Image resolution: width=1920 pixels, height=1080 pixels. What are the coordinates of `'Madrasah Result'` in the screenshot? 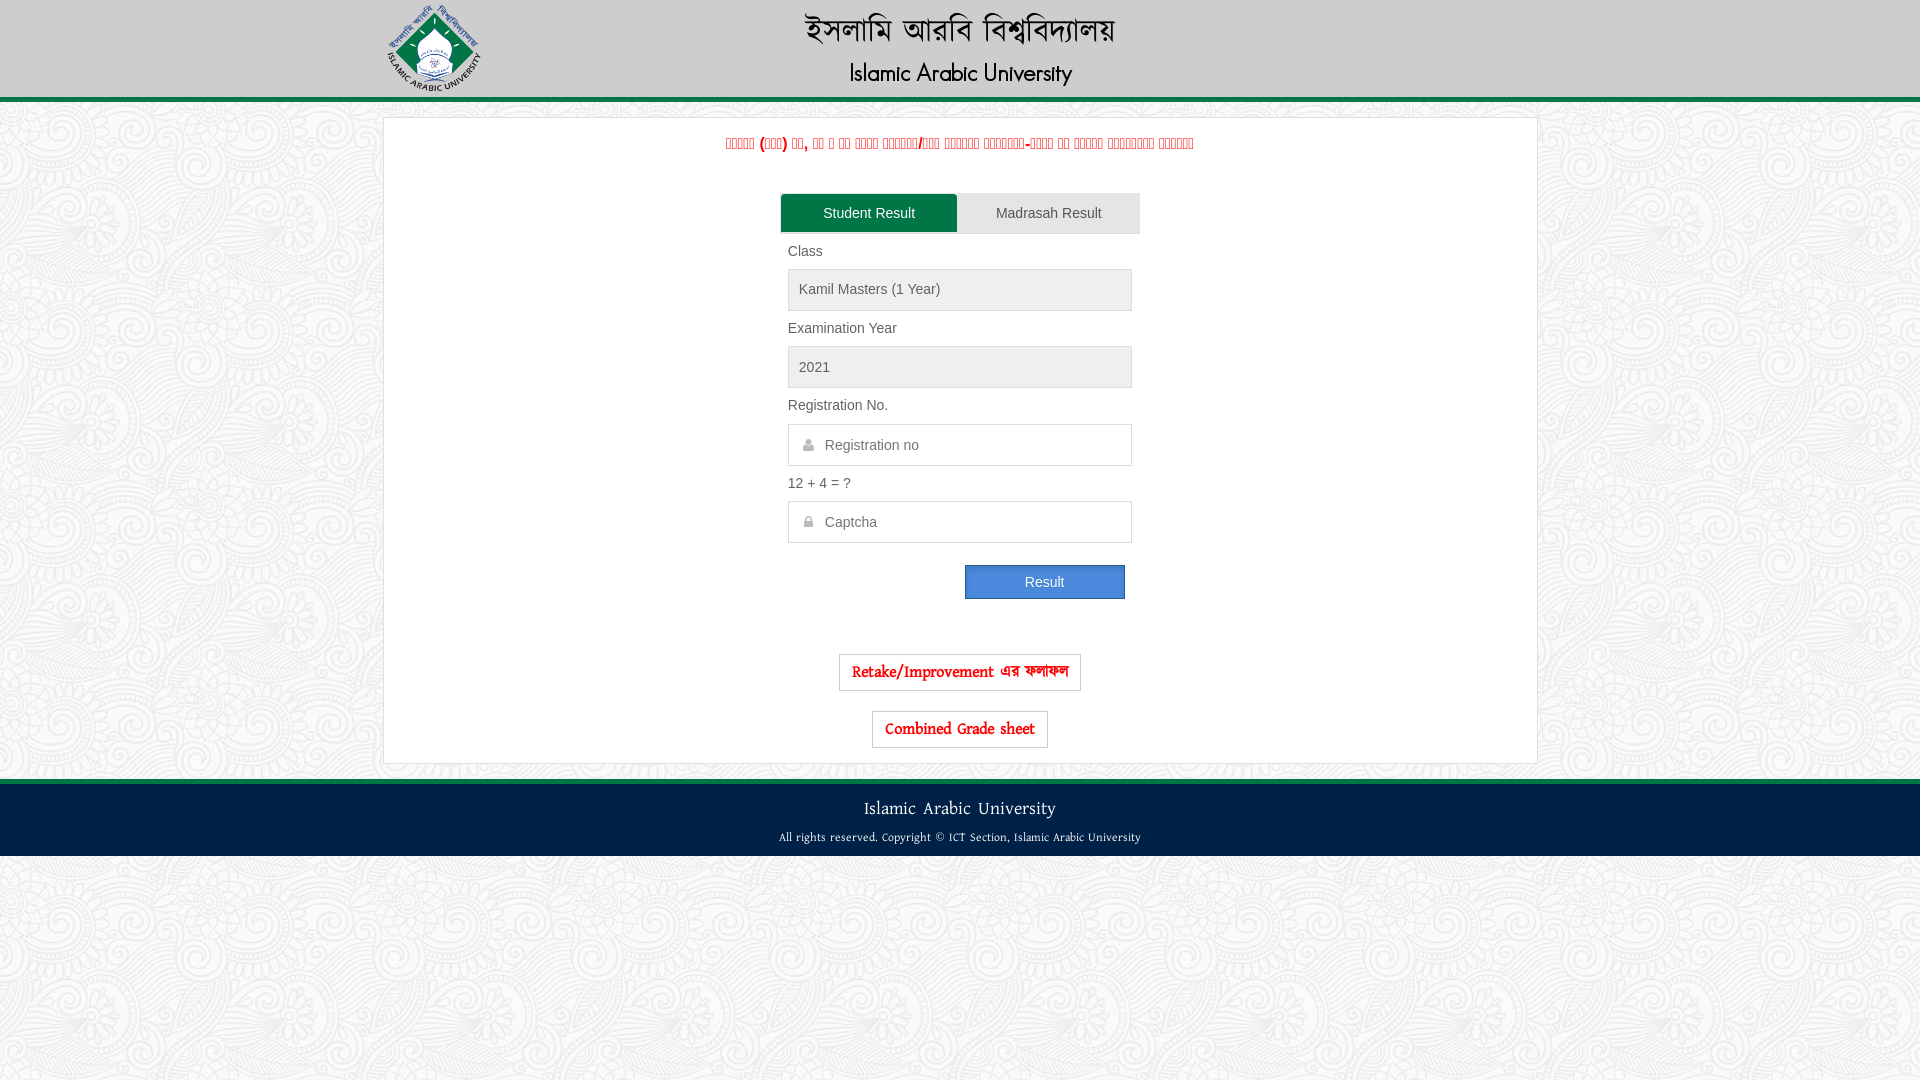 It's located at (1048, 212).